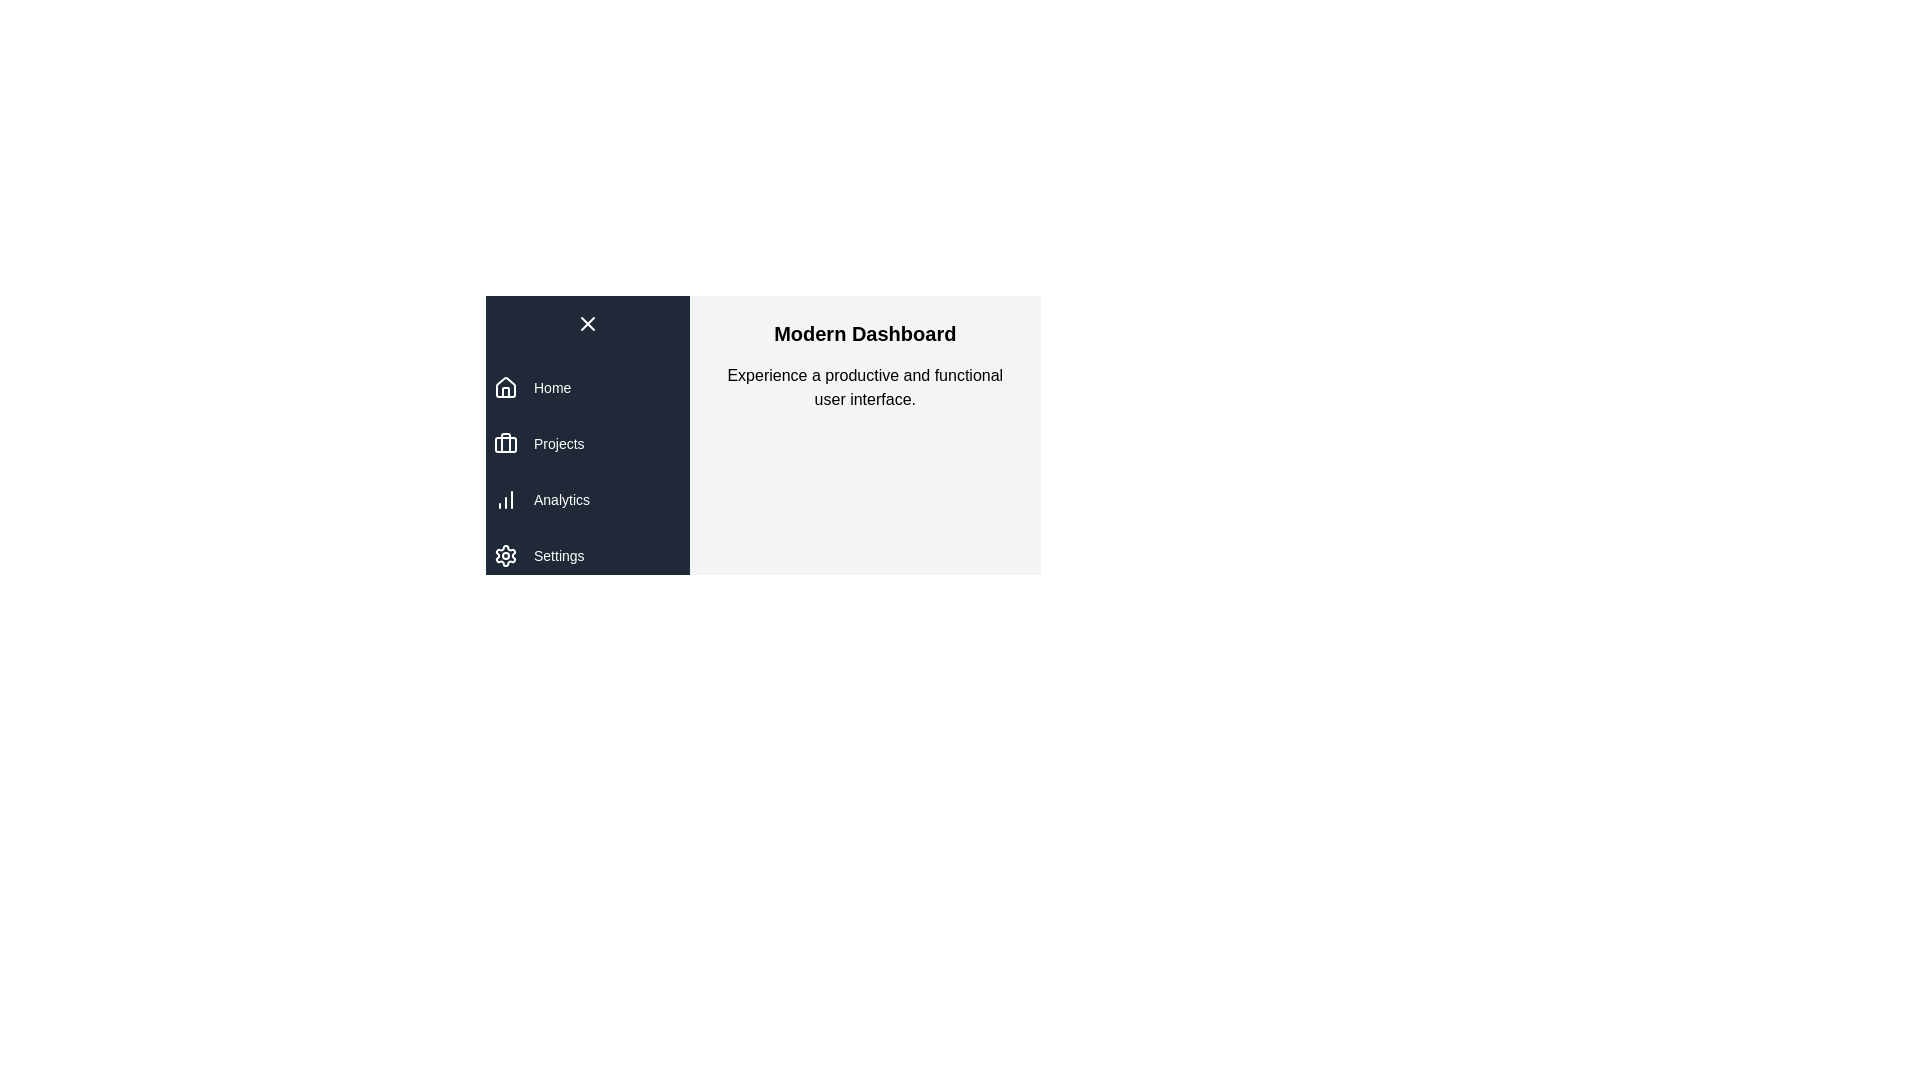  Describe the element at coordinates (586, 442) in the screenshot. I see `the navigation item Projects to observe its hover effect` at that location.